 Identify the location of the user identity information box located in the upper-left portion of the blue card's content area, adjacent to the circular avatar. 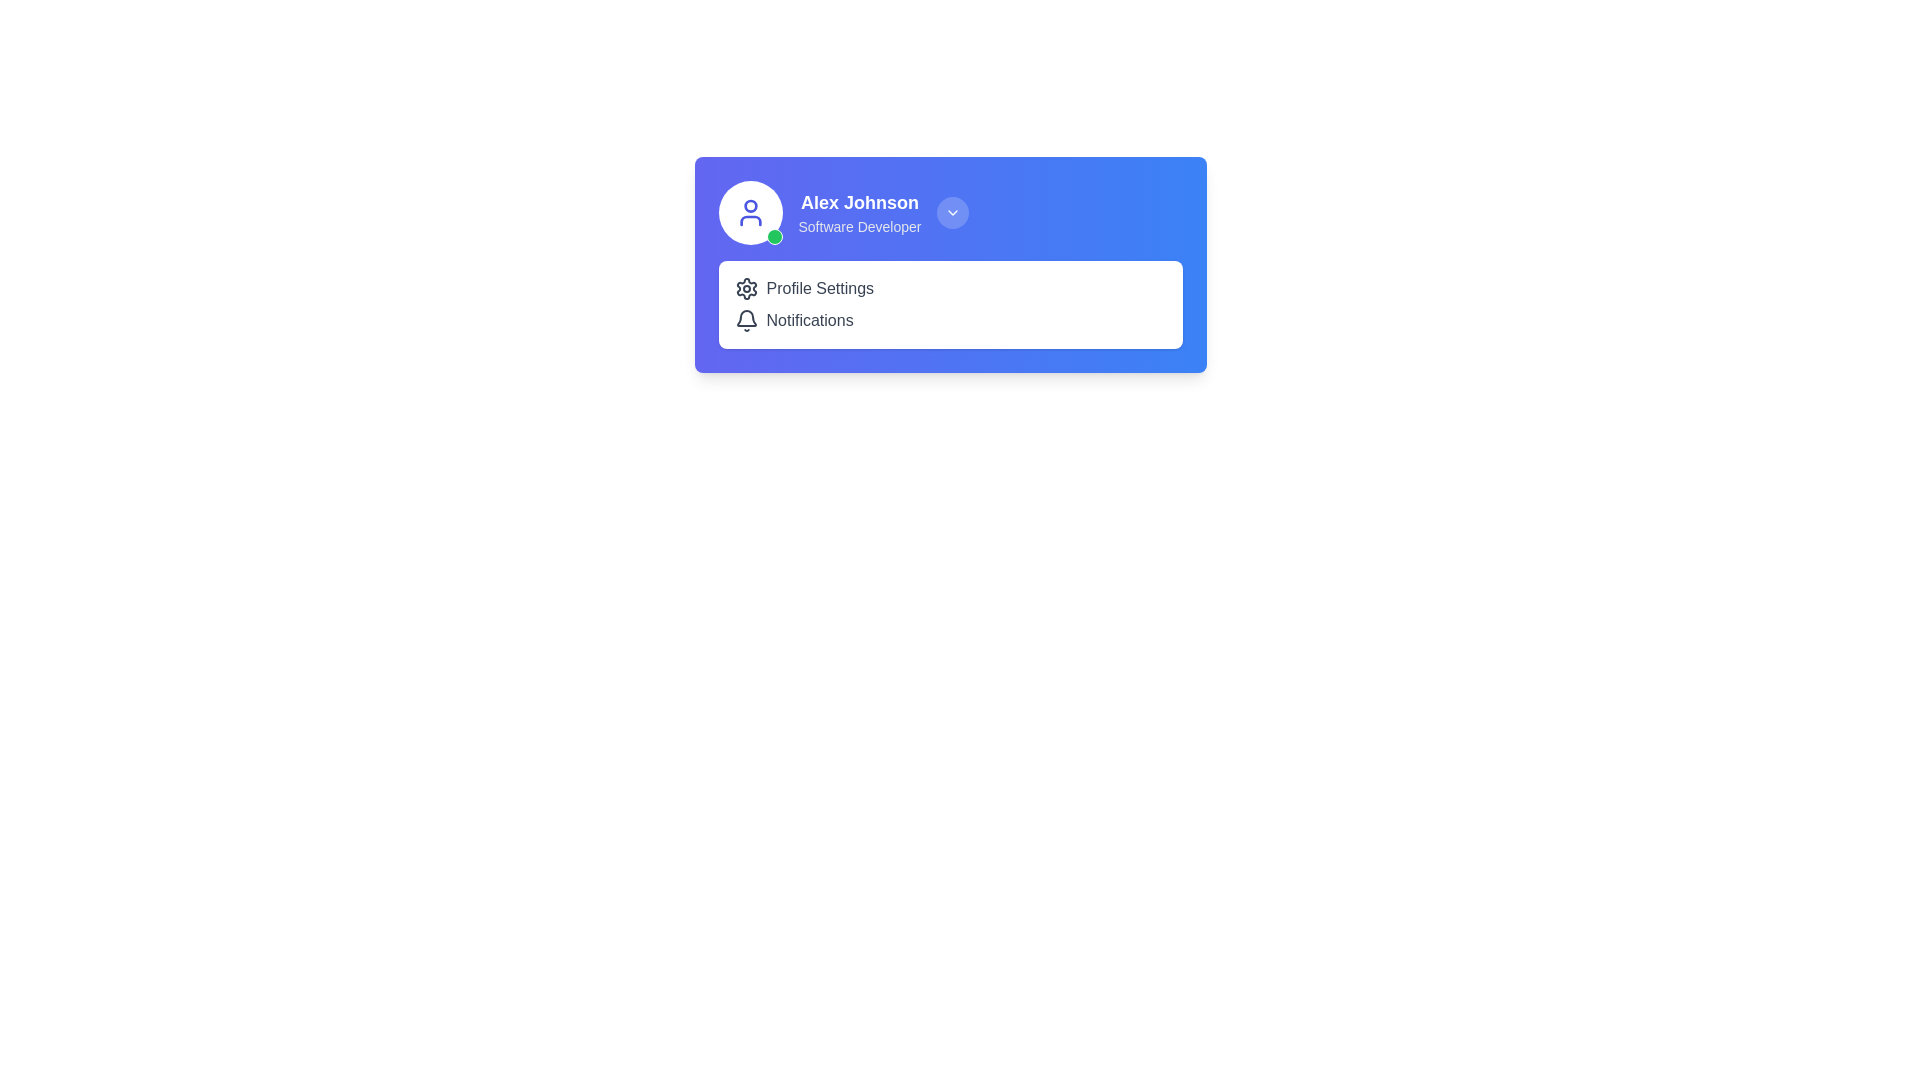
(859, 212).